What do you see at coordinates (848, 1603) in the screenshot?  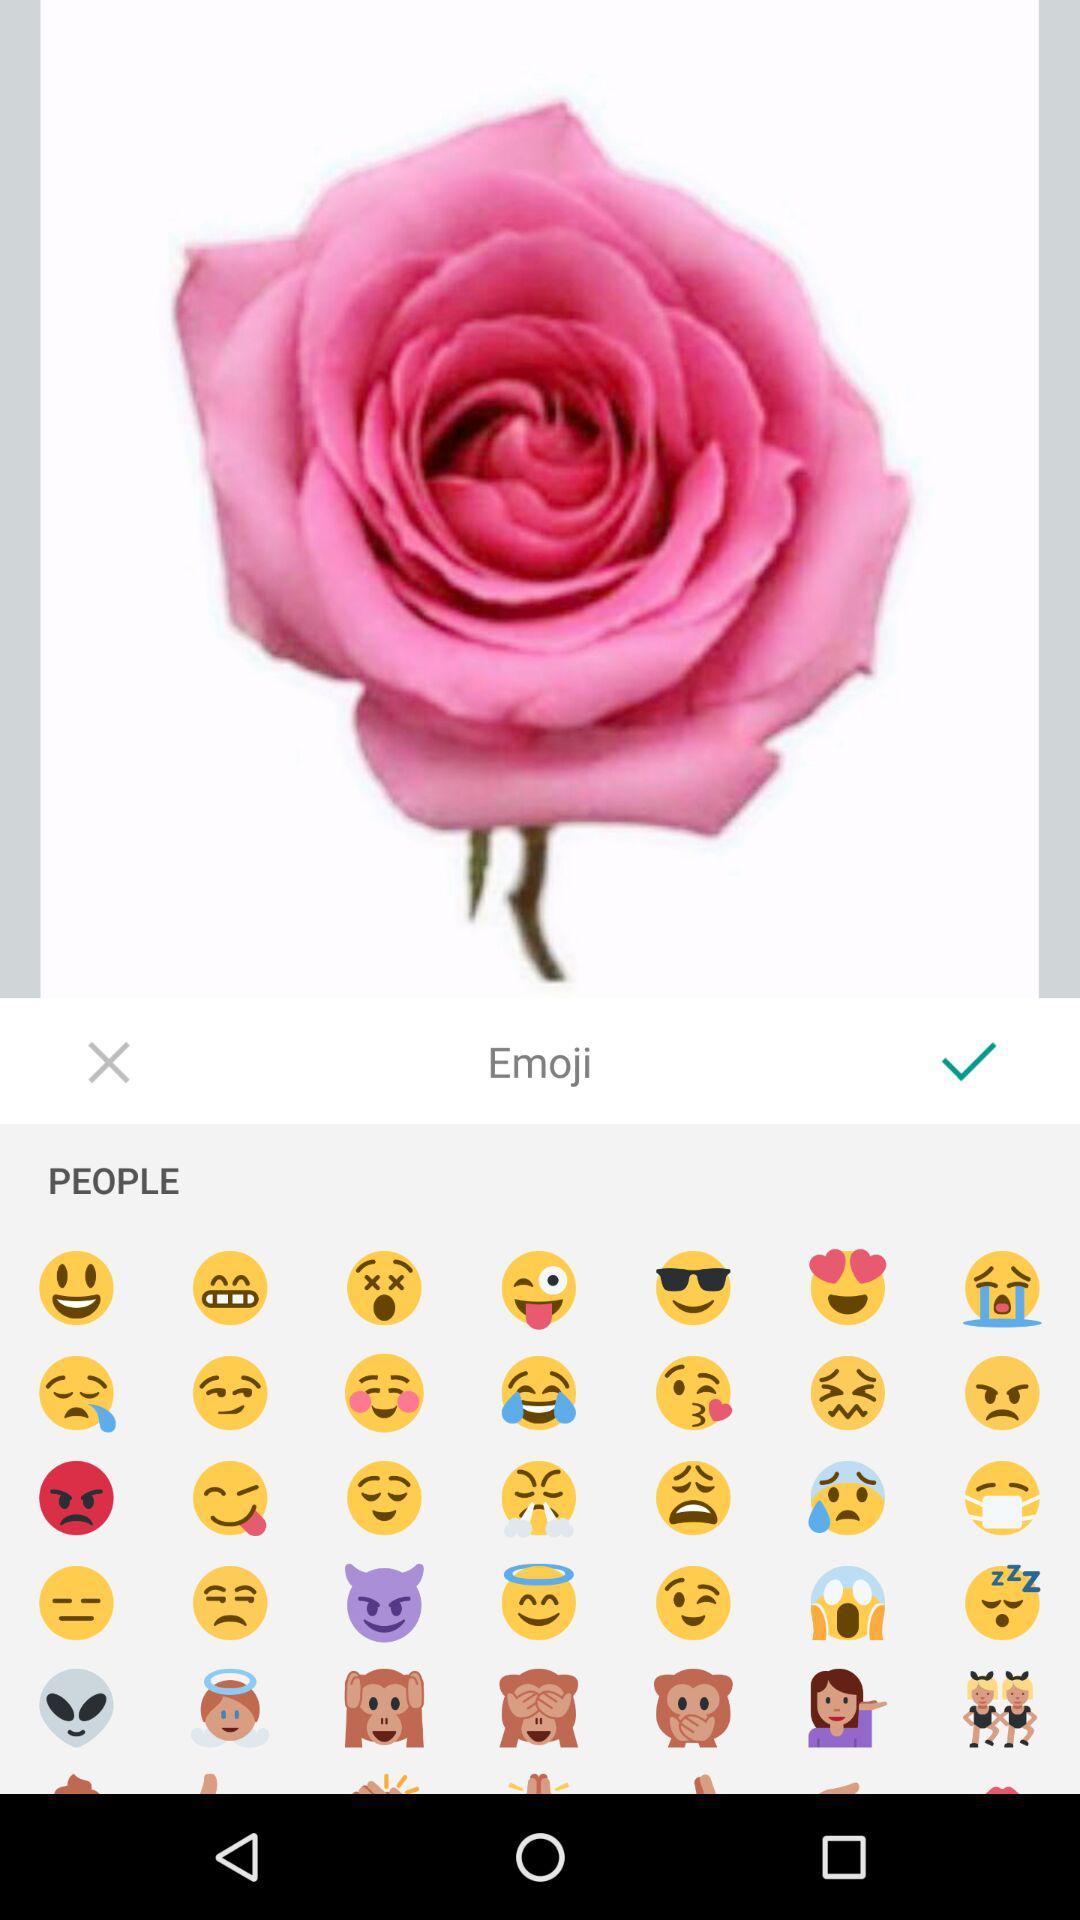 I see `insert emoji` at bounding box center [848, 1603].